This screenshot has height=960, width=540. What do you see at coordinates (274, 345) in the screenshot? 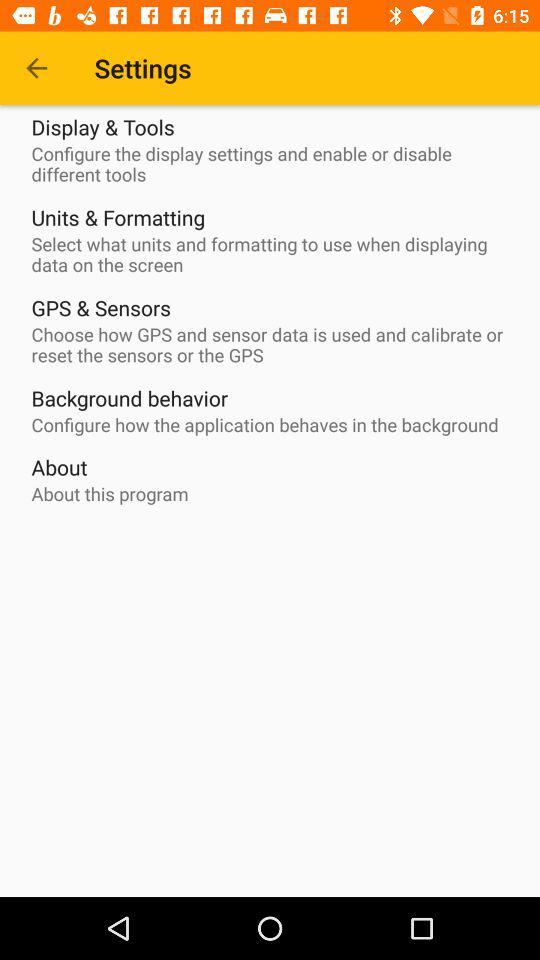
I see `the icon above background behavior icon` at bounding box center [274, 345].